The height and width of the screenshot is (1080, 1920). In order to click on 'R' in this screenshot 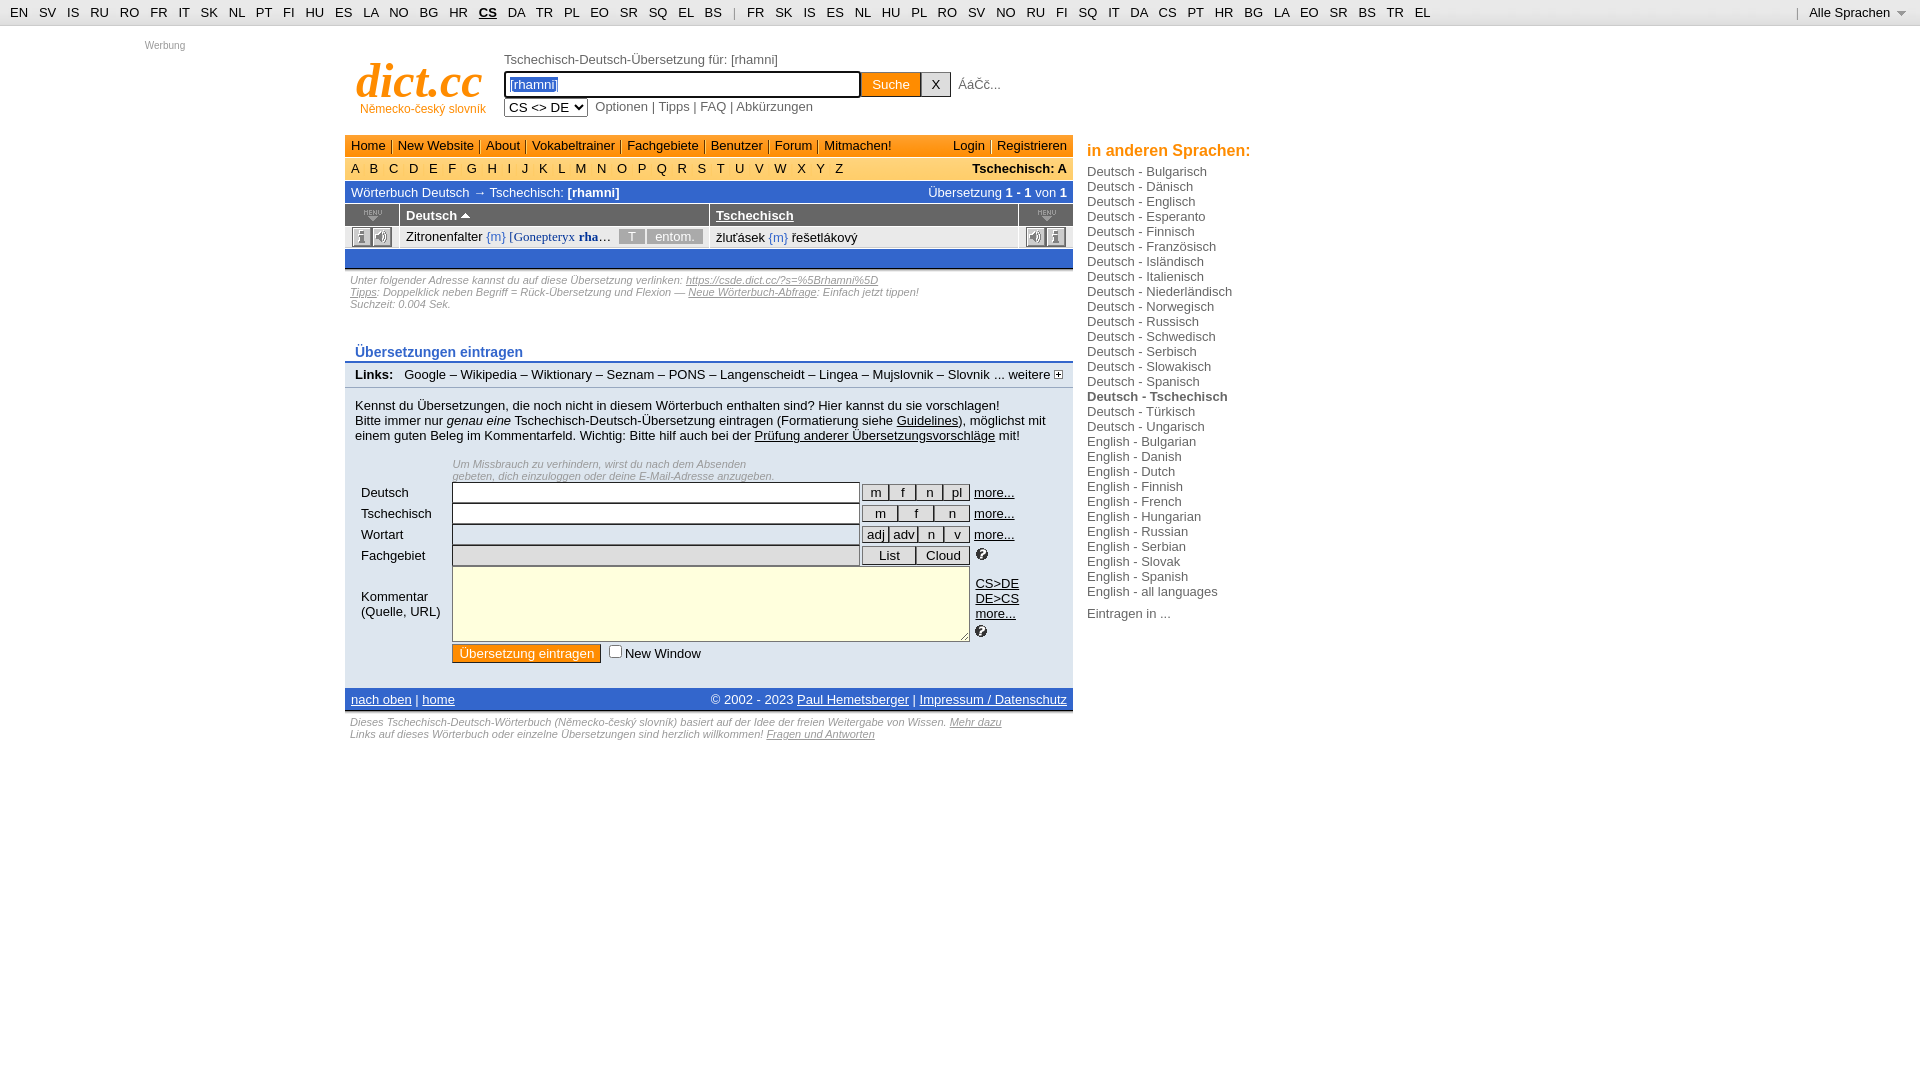, I will do `click(673, 167)`.